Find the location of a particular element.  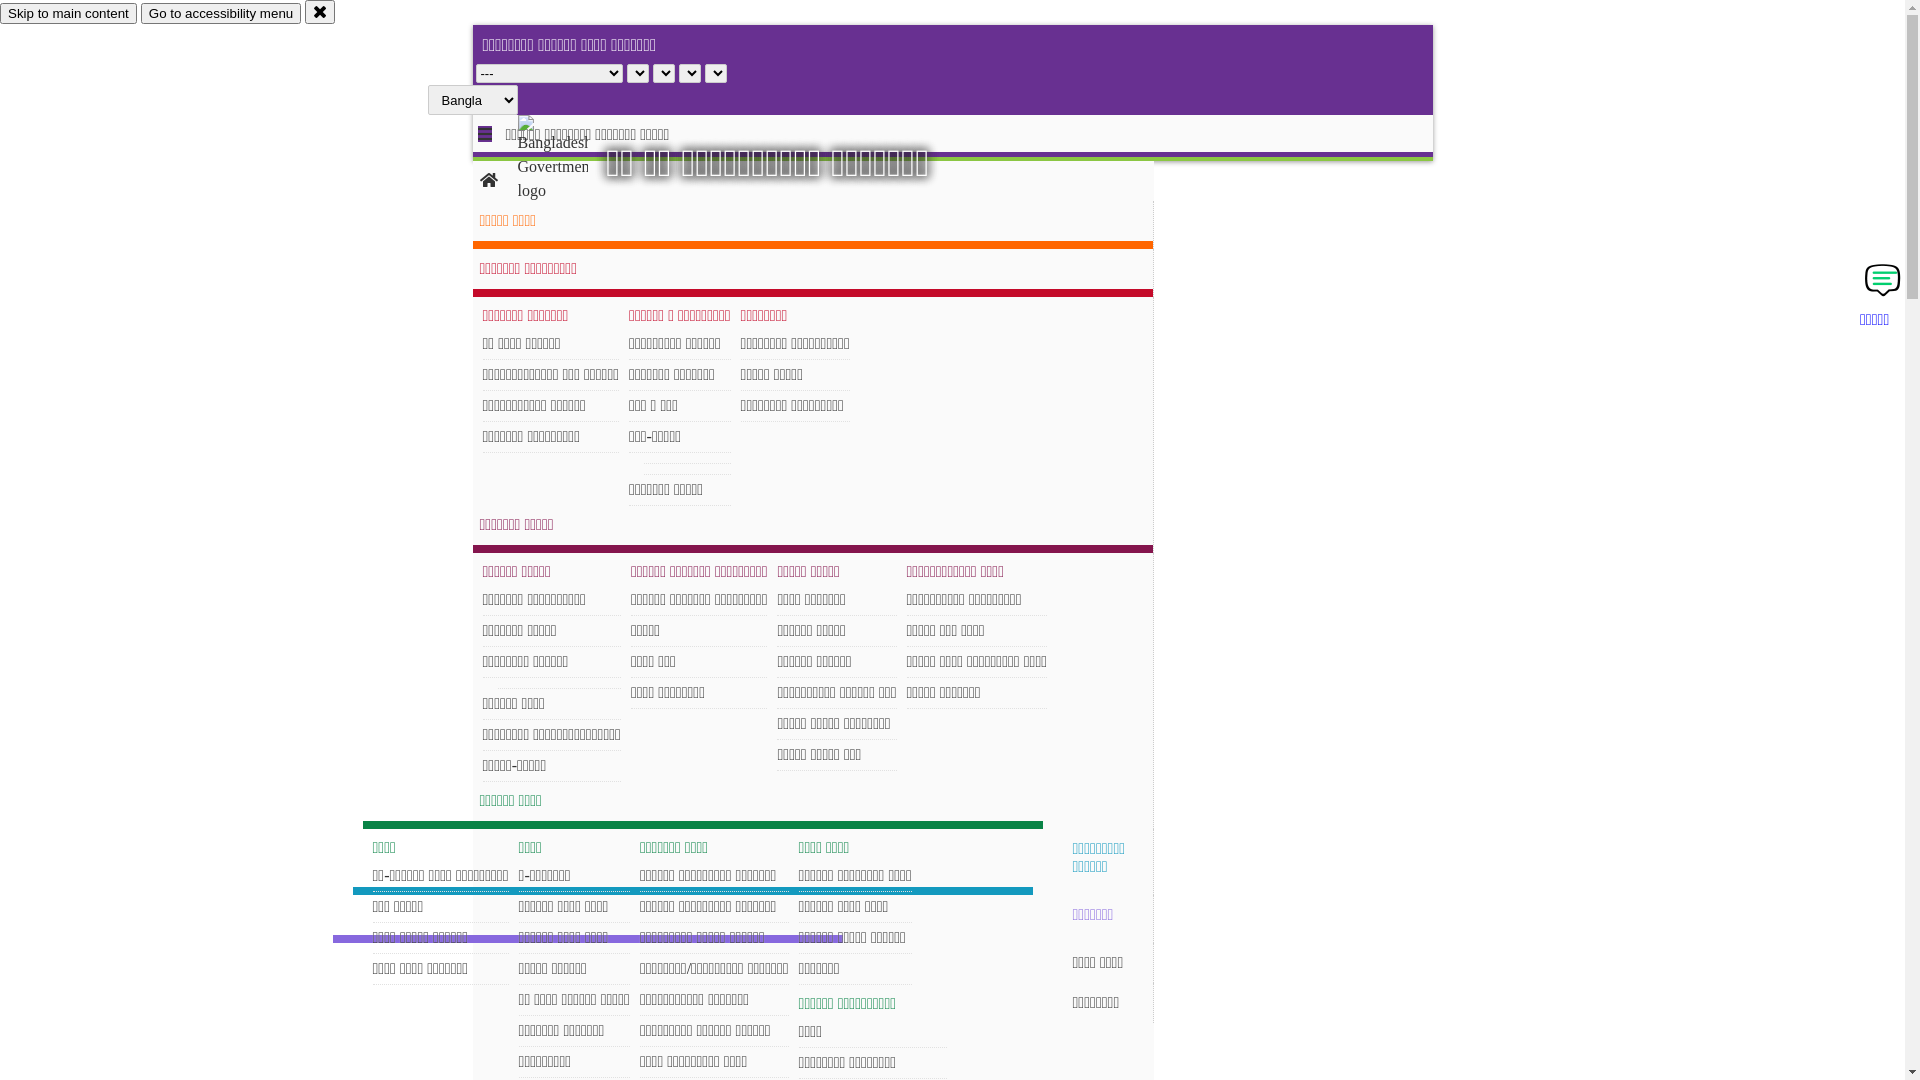

' is located at coordinates (569, 157).